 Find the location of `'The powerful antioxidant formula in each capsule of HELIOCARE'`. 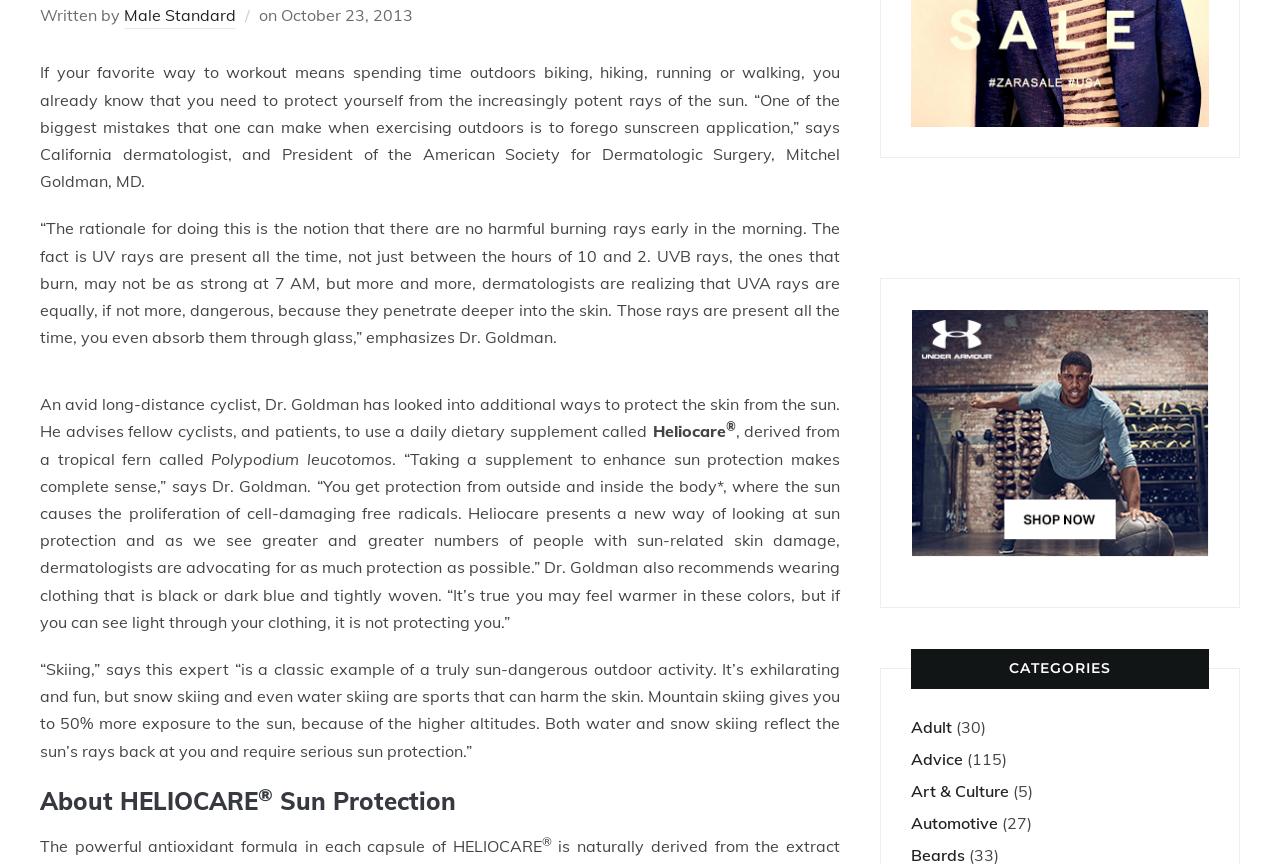

'The powerful antioxidant formula in each capsule of HELIOCARE' is located at coordinates (289, 845).